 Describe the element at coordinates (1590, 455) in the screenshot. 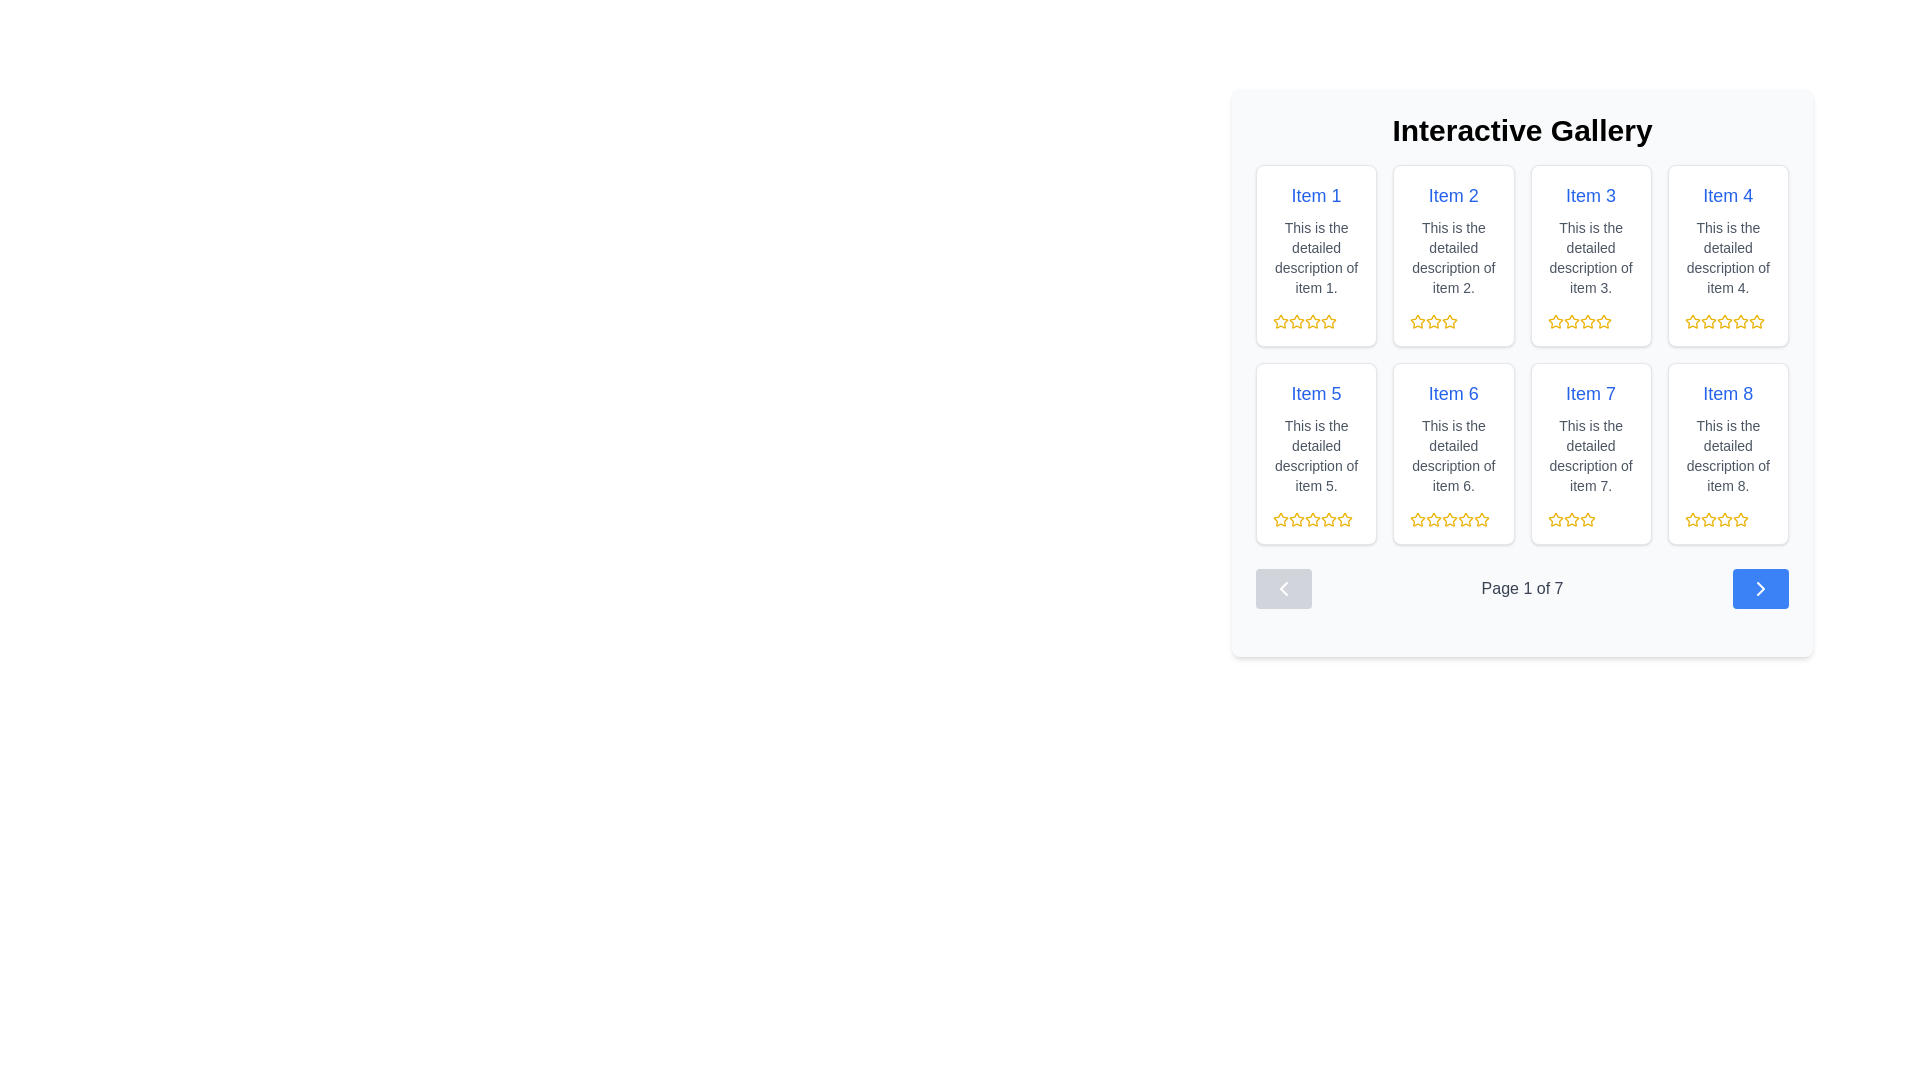

I see `the text label displaying 'This is the detailed description of item 7.' located within the card labeled 'Item 7'` at that location.